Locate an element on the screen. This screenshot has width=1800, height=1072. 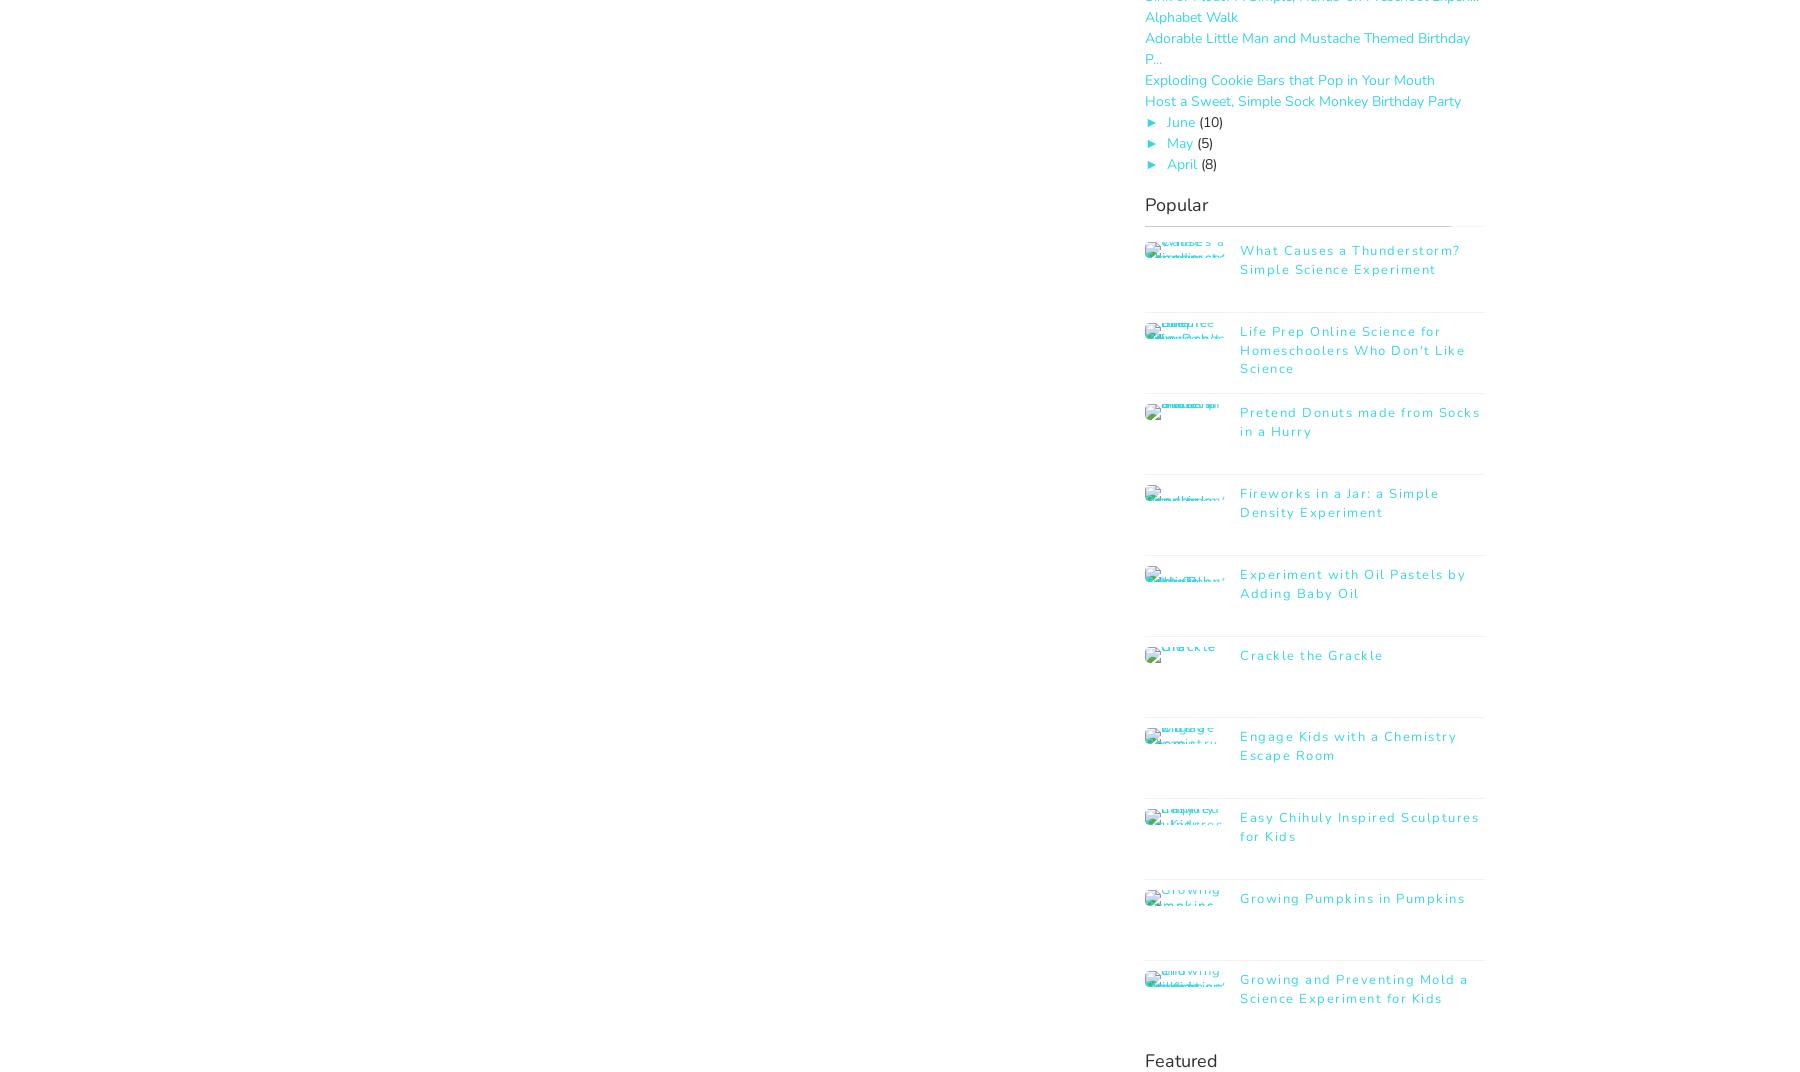
'Fireworks in a Jar: a Simple Density Experiment' is located at coordinates (1339, 502).